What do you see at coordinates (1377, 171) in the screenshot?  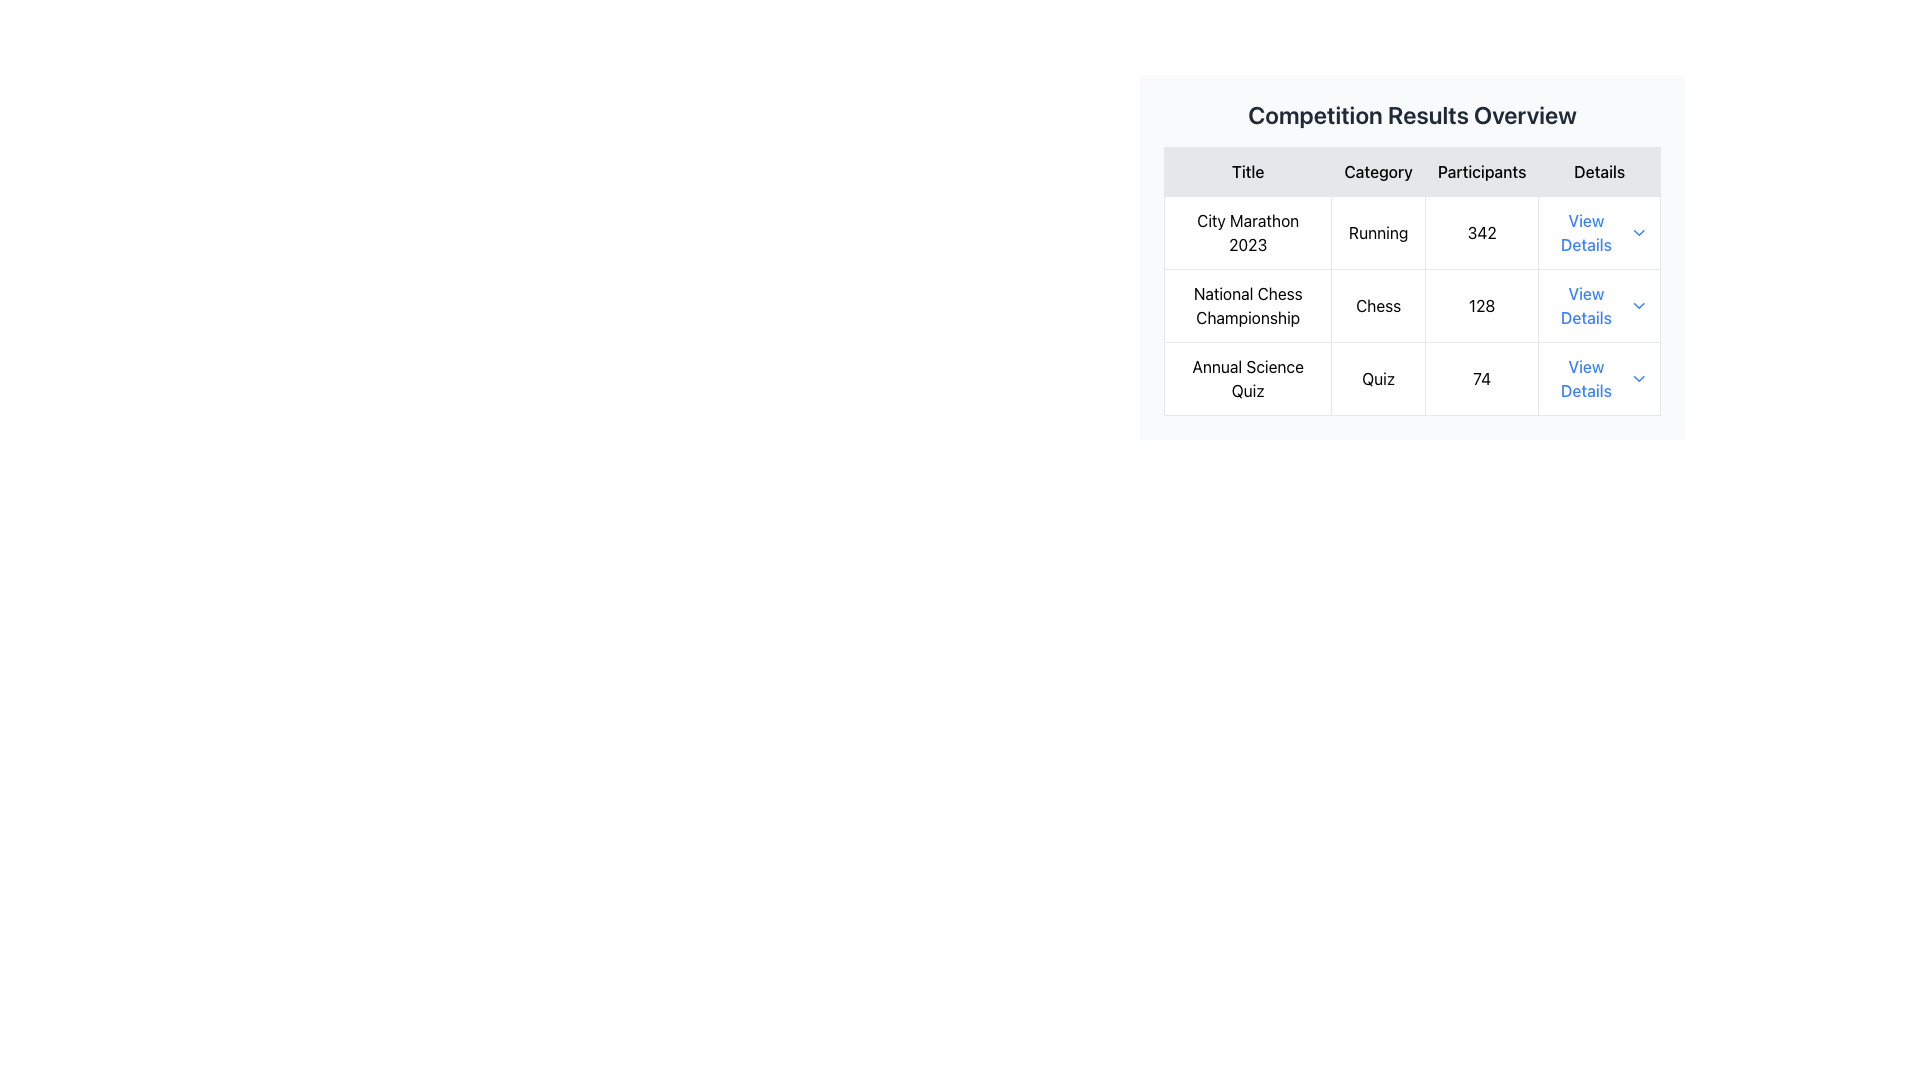 I see `the 'Category' column header in the table, which is the second column header located between the 'Title' and 'Participants' columns, to help users interpret the data structure of the table` at bounding box center [1377, 171].